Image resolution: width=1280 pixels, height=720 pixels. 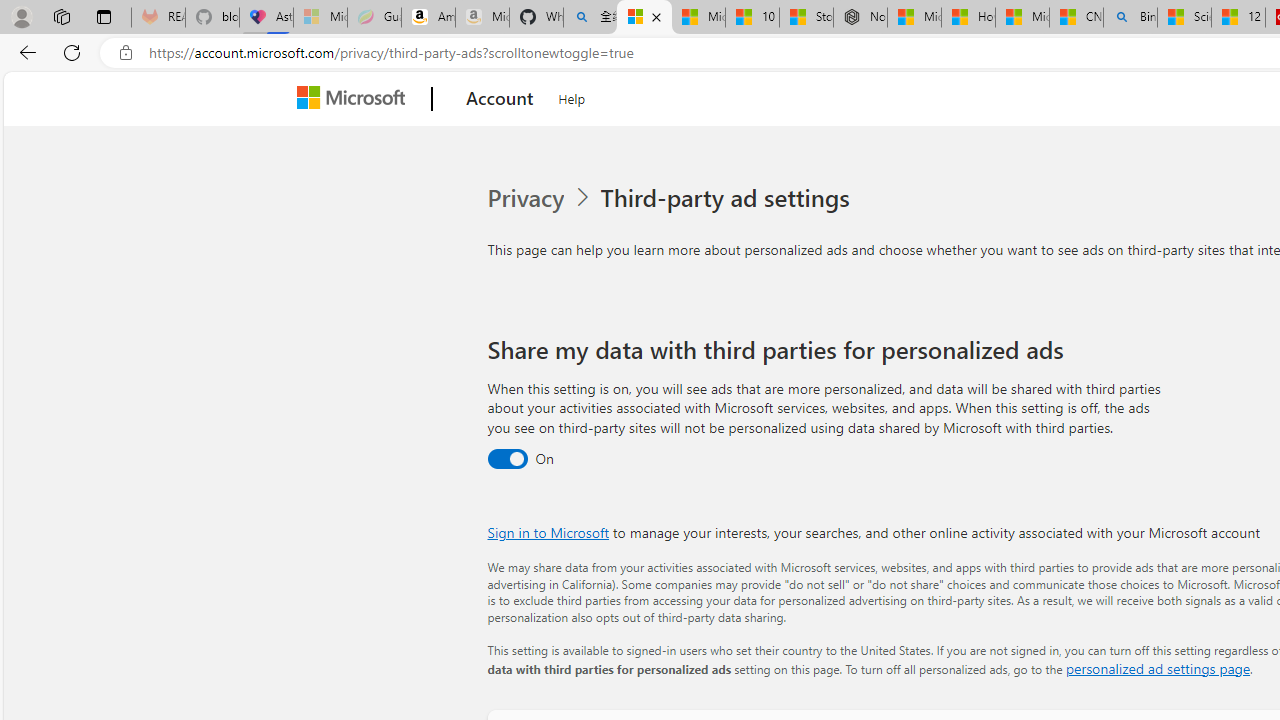 I want to click on 'Microsoft', so click(x=355, y=99).